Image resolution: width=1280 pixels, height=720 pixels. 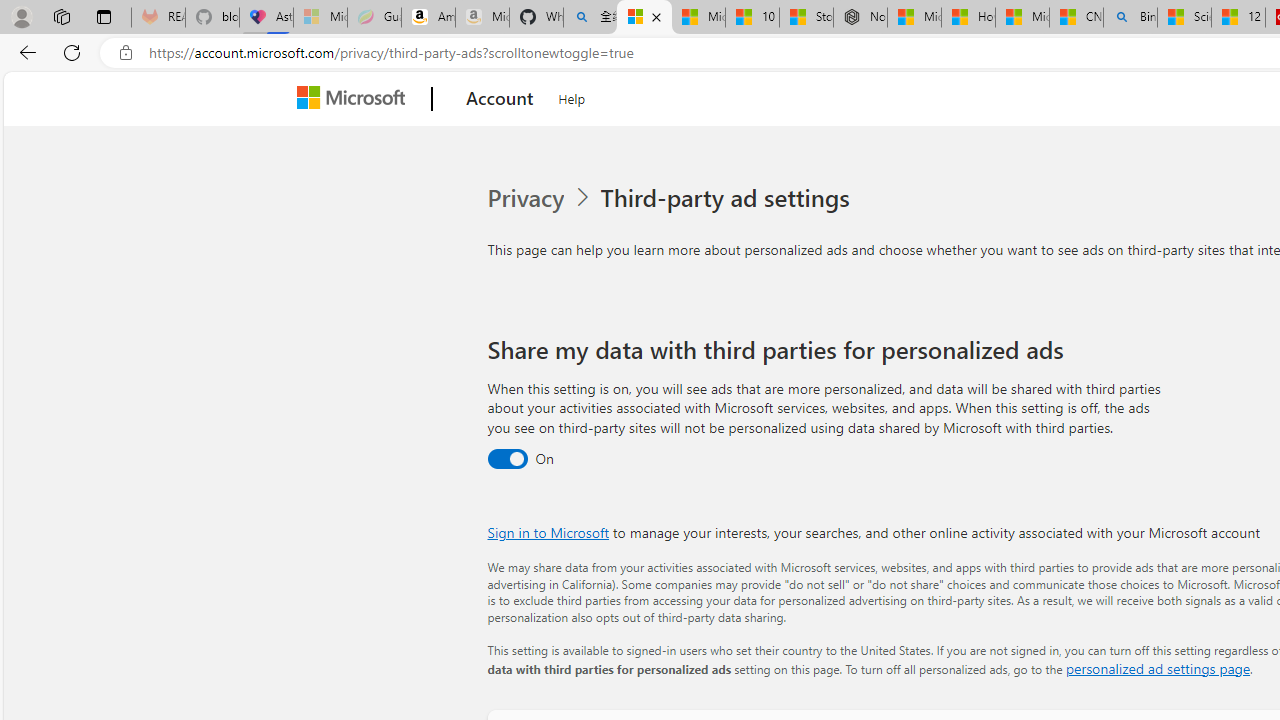 I want to click on 'Microsoft', so click(x=355, y=99).